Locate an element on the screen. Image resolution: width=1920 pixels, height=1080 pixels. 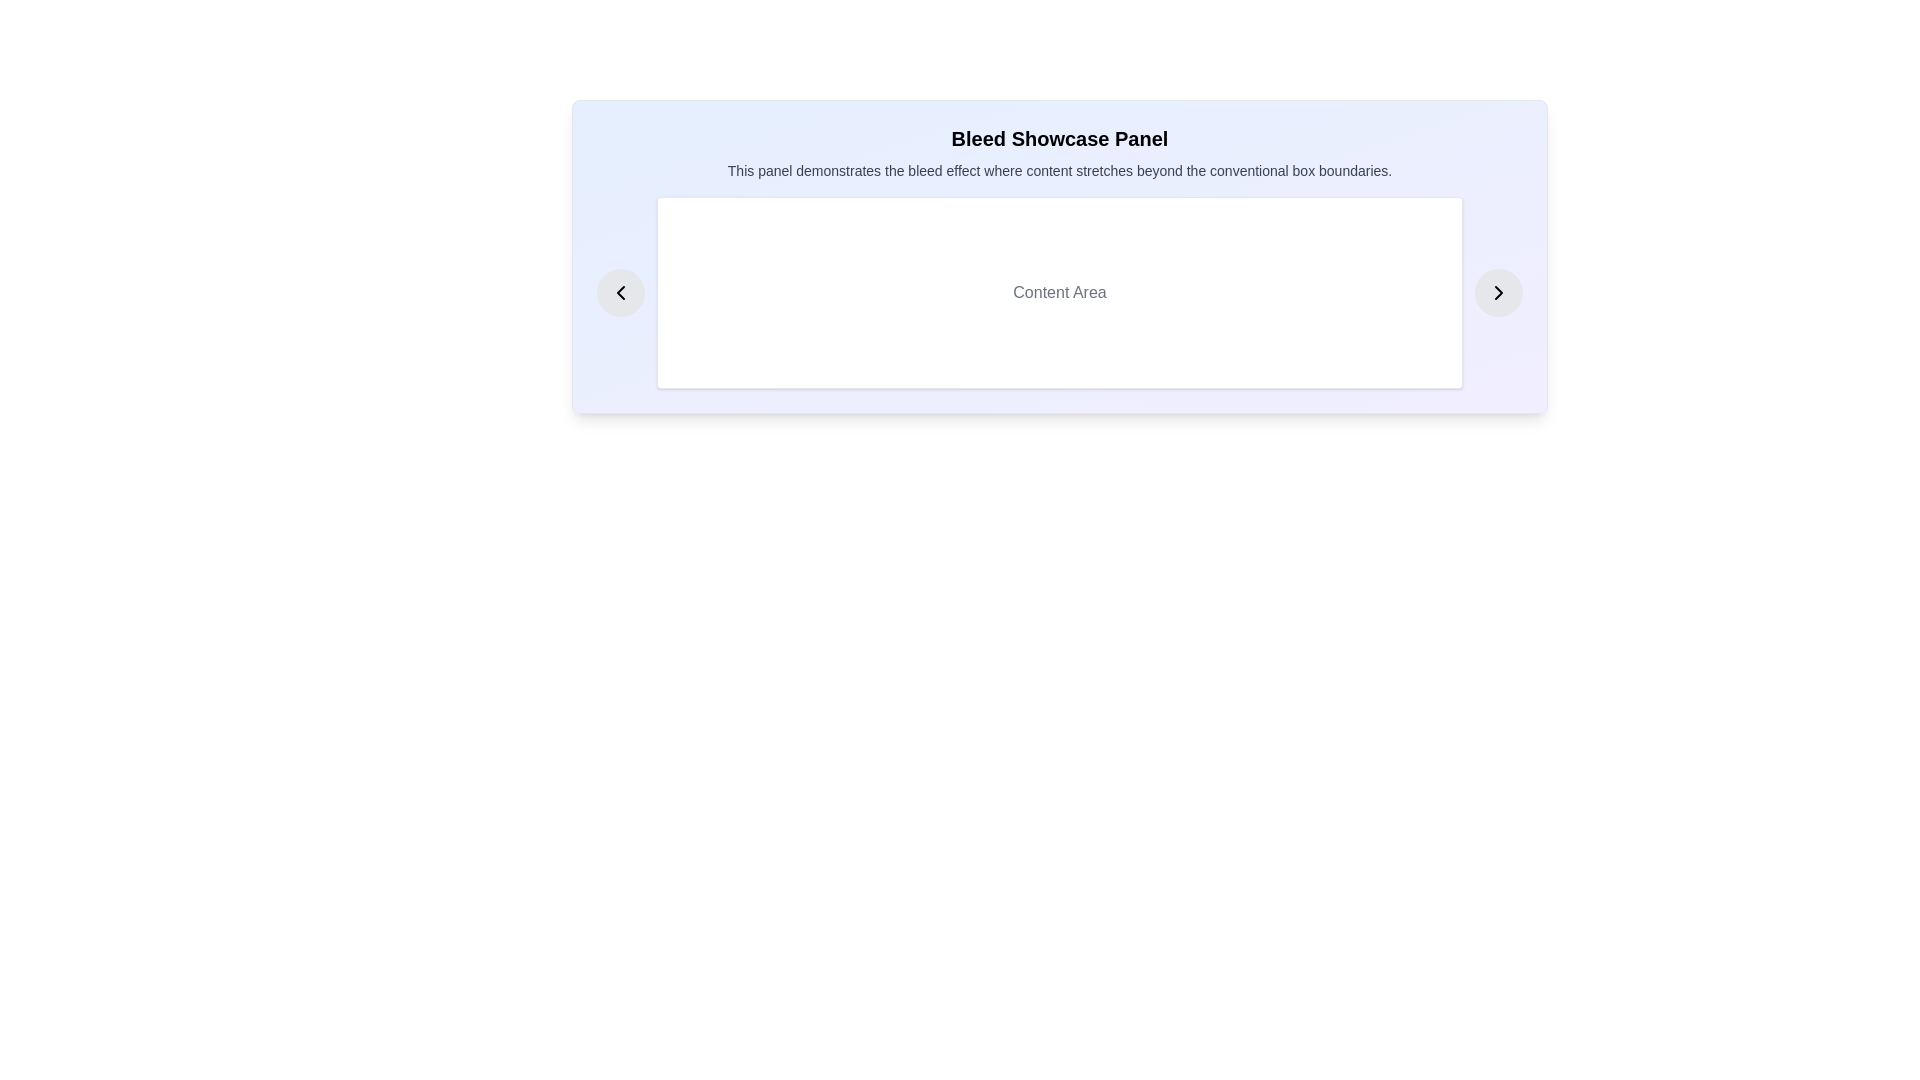
the left navigation button located adjacent to the text 'Content Area' is located at coordinates (619, 293).